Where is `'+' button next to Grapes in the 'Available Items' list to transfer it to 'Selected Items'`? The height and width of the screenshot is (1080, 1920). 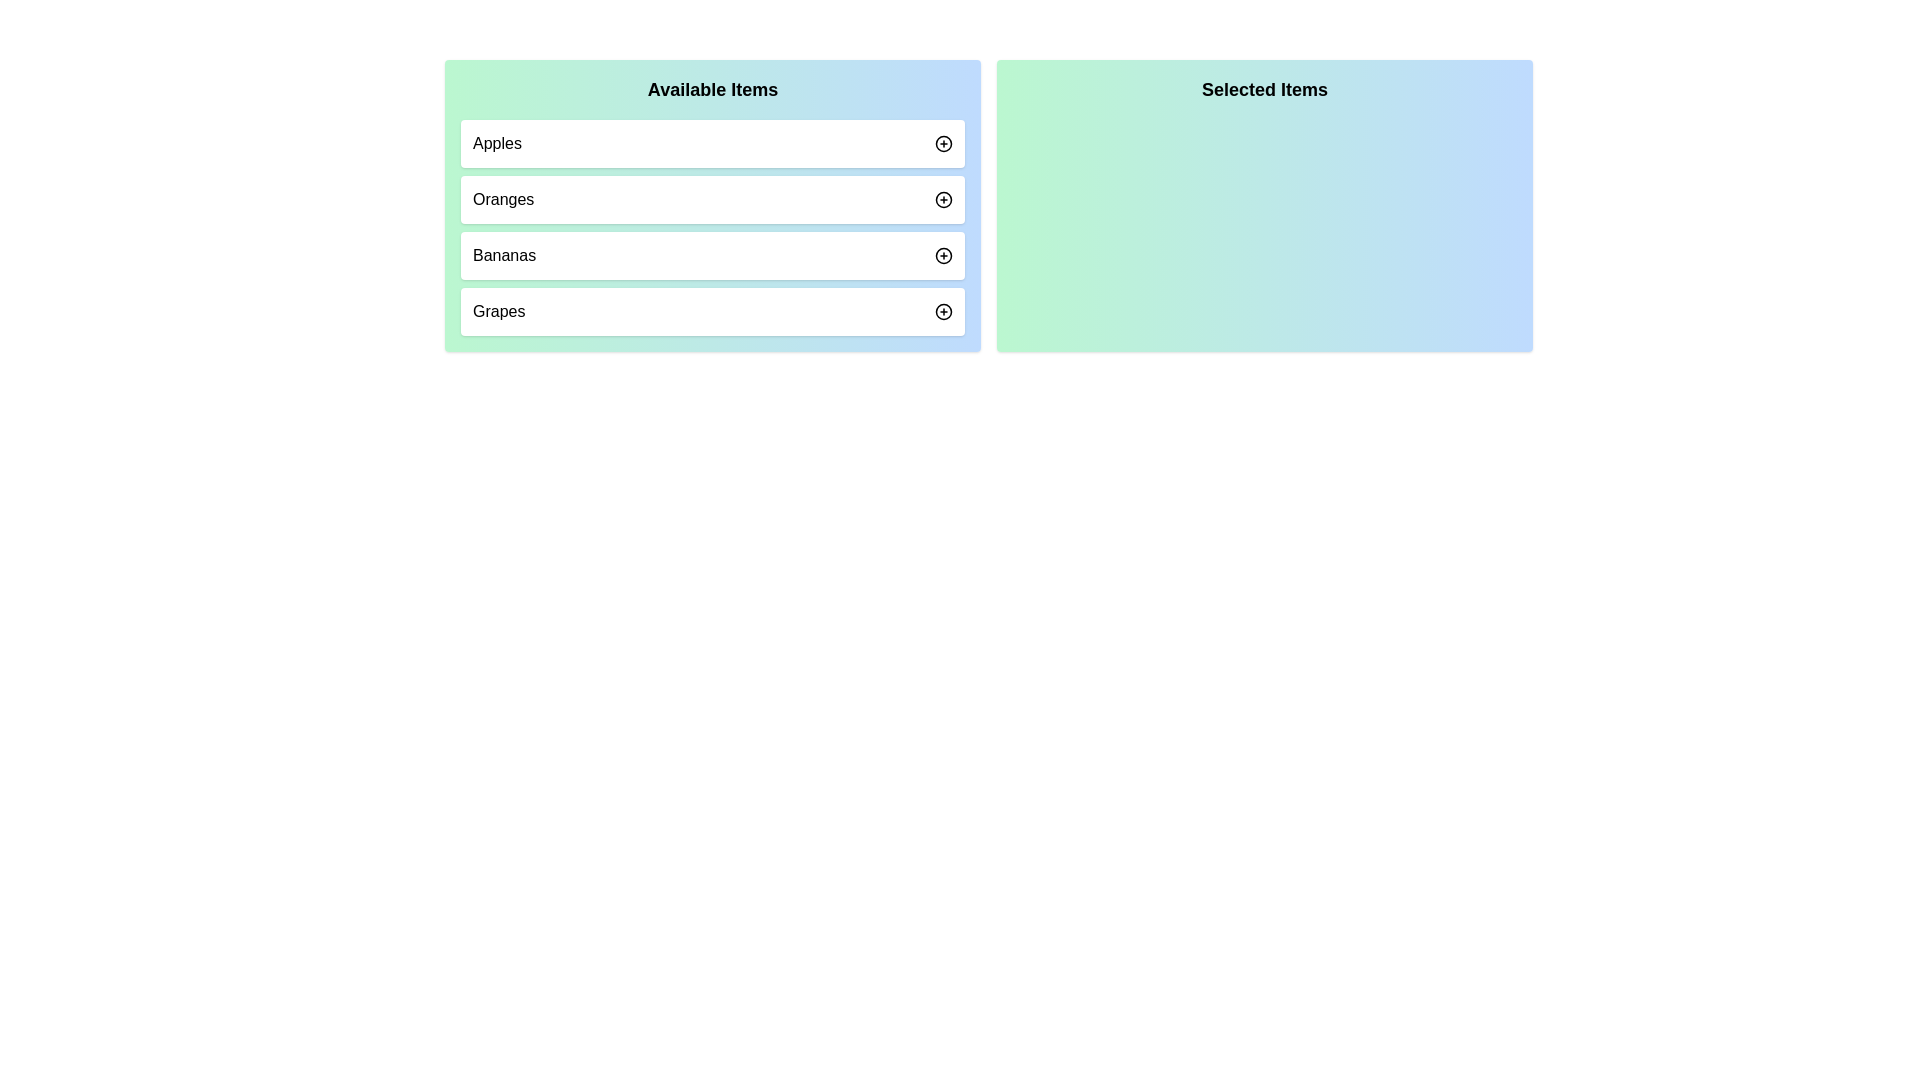
'+' button next to Grapes in the 'Available Items' list to transfer it to 'Selected Items' is located at coordinates (943, 312).